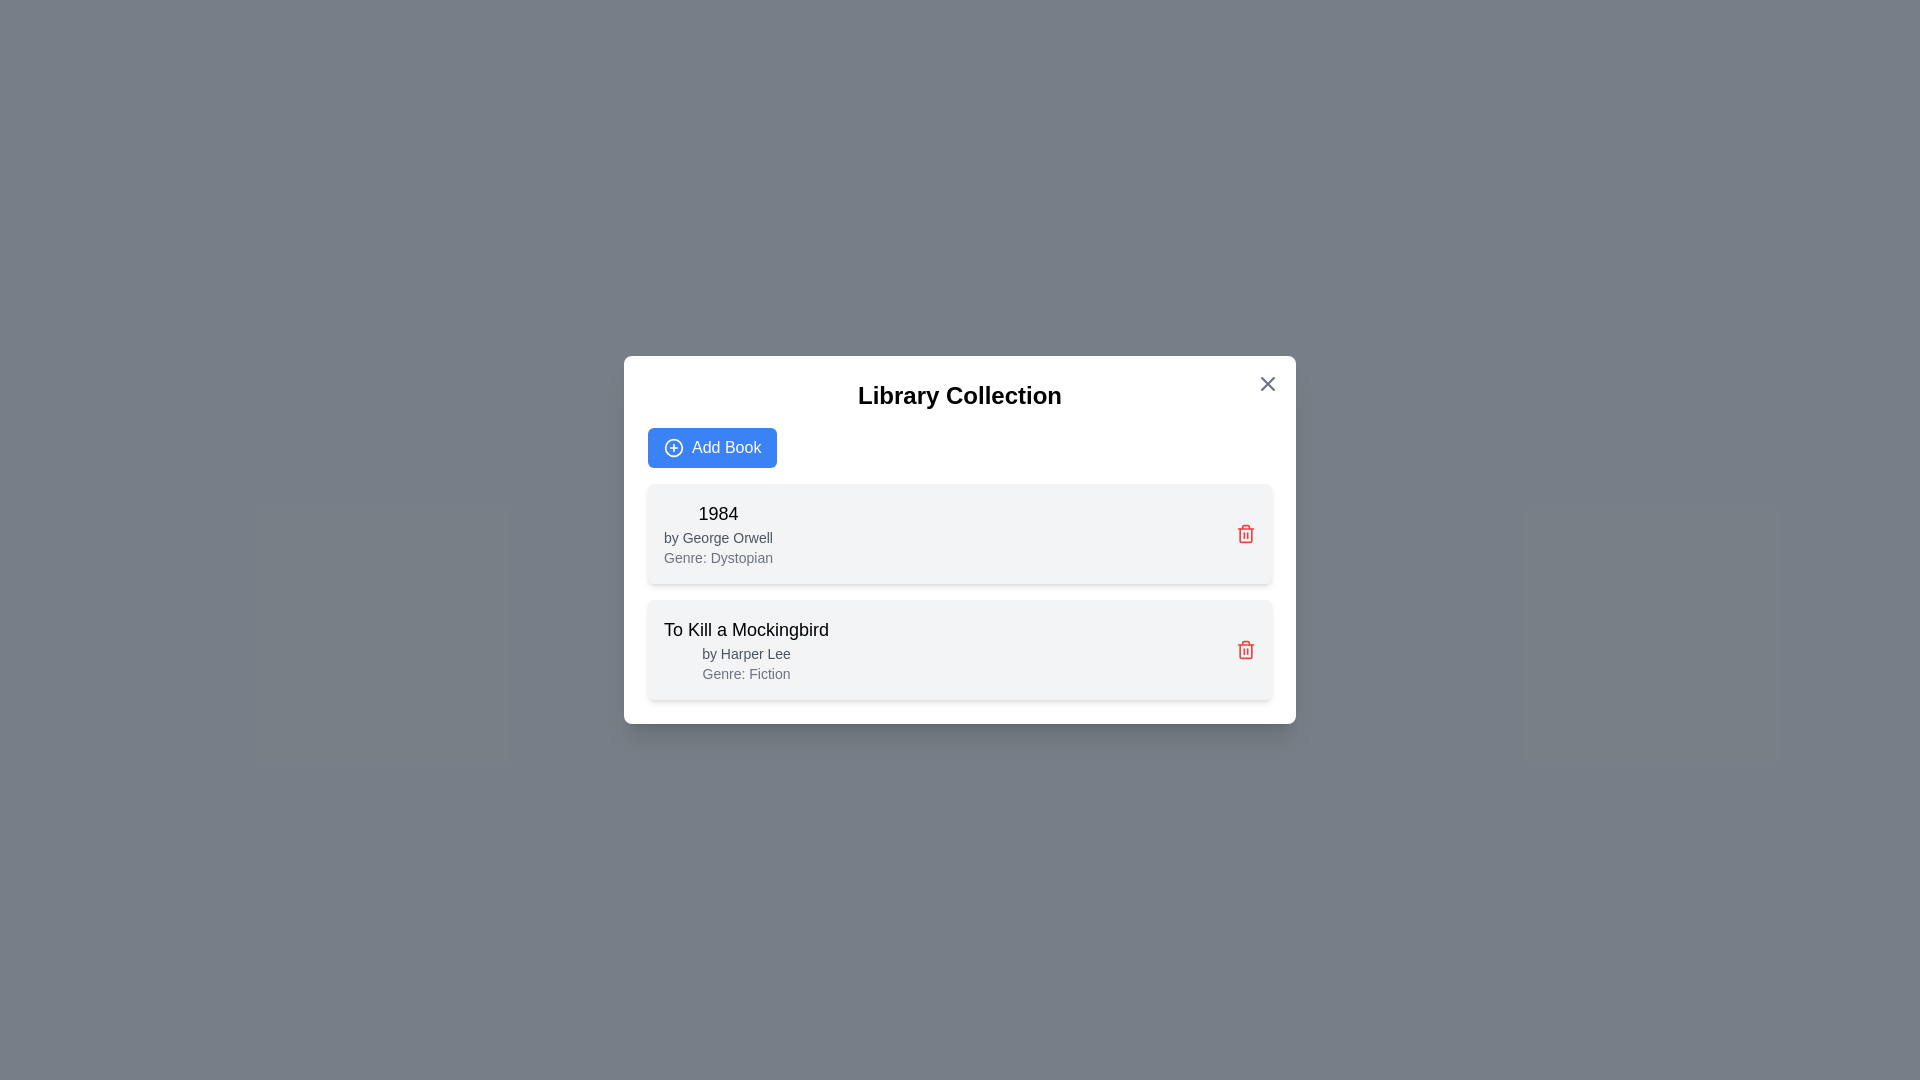 The image size is (1920, 1080). What do you see at coordinates (745, 650) in the screenshot?
I see `the text information block displaying the book title 'To Kill a Mockingbird', author 'by Harper Lee', and genre 'Genre: Fiction', which is located in the center section of the modal interface beneath '1984 by George Orwell'` at bounding box center [745, 650].